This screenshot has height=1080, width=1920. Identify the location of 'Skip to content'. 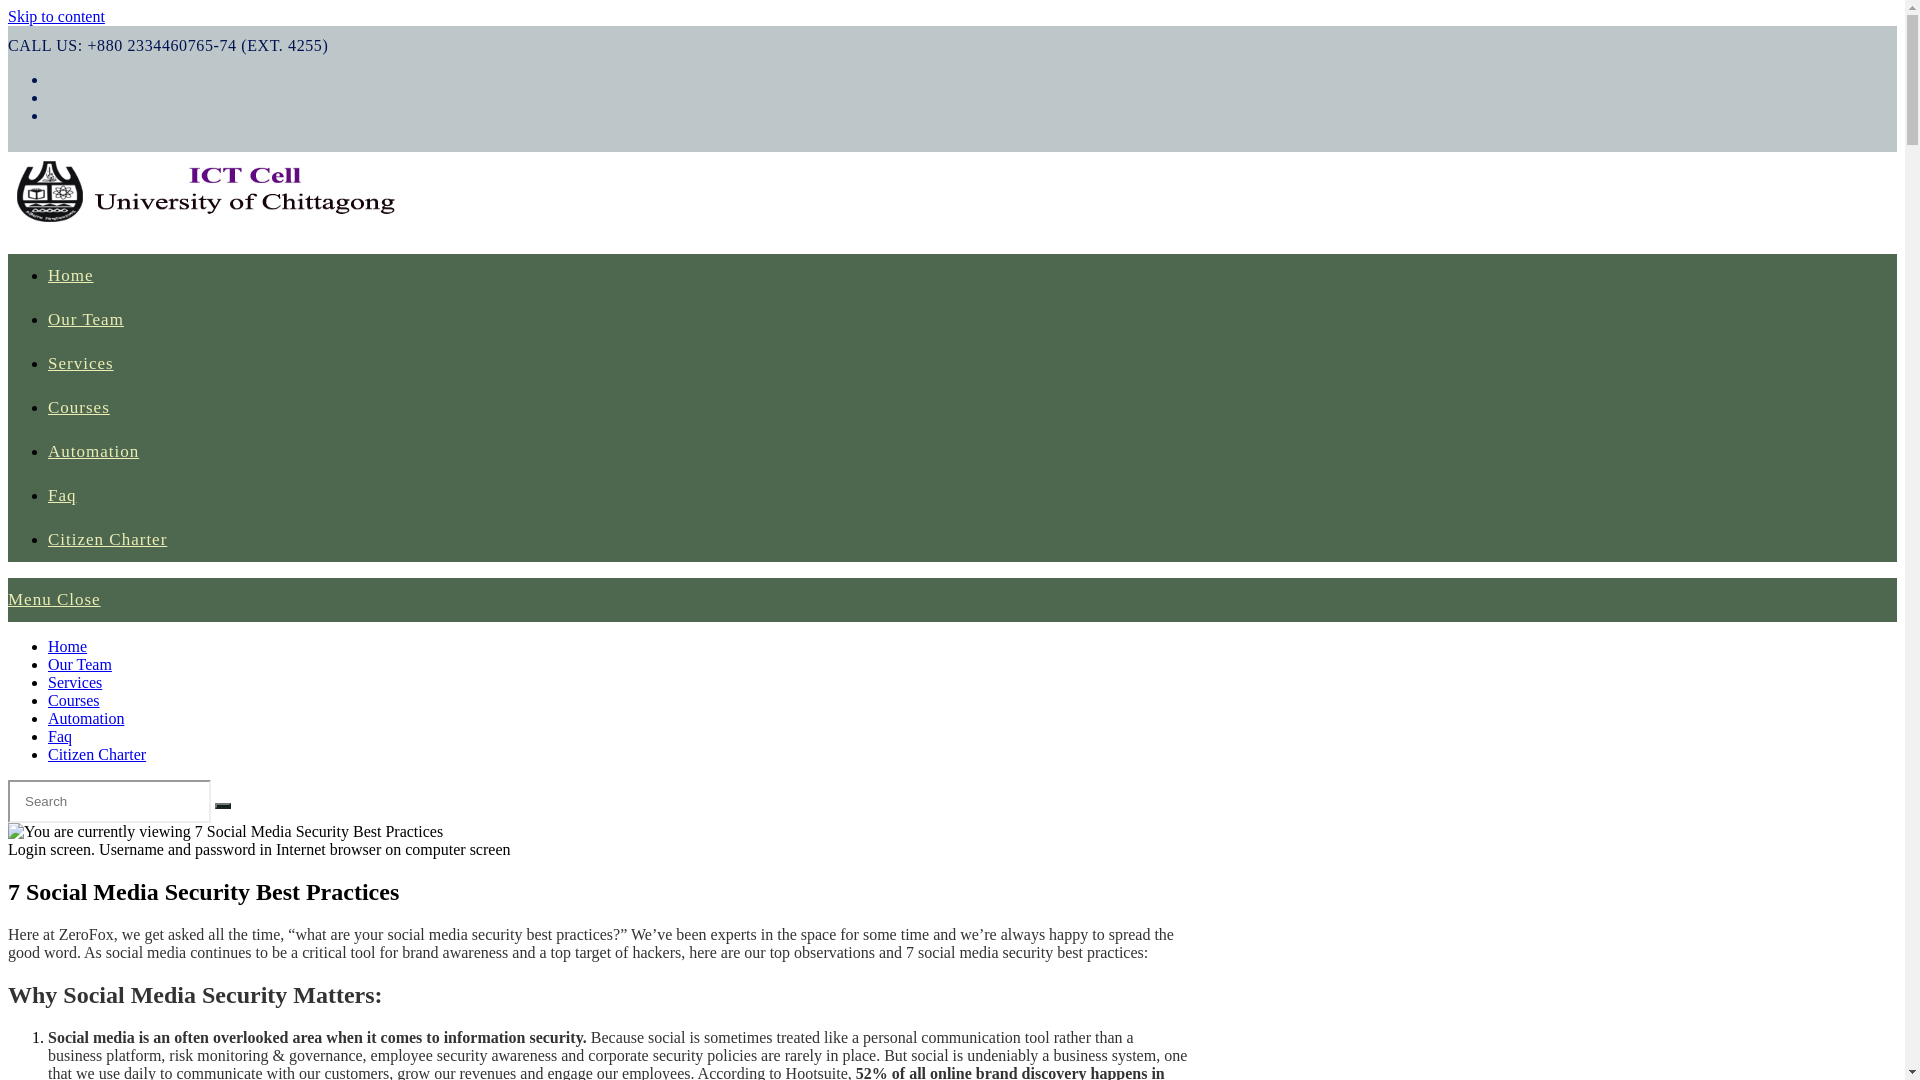
(56, 16).